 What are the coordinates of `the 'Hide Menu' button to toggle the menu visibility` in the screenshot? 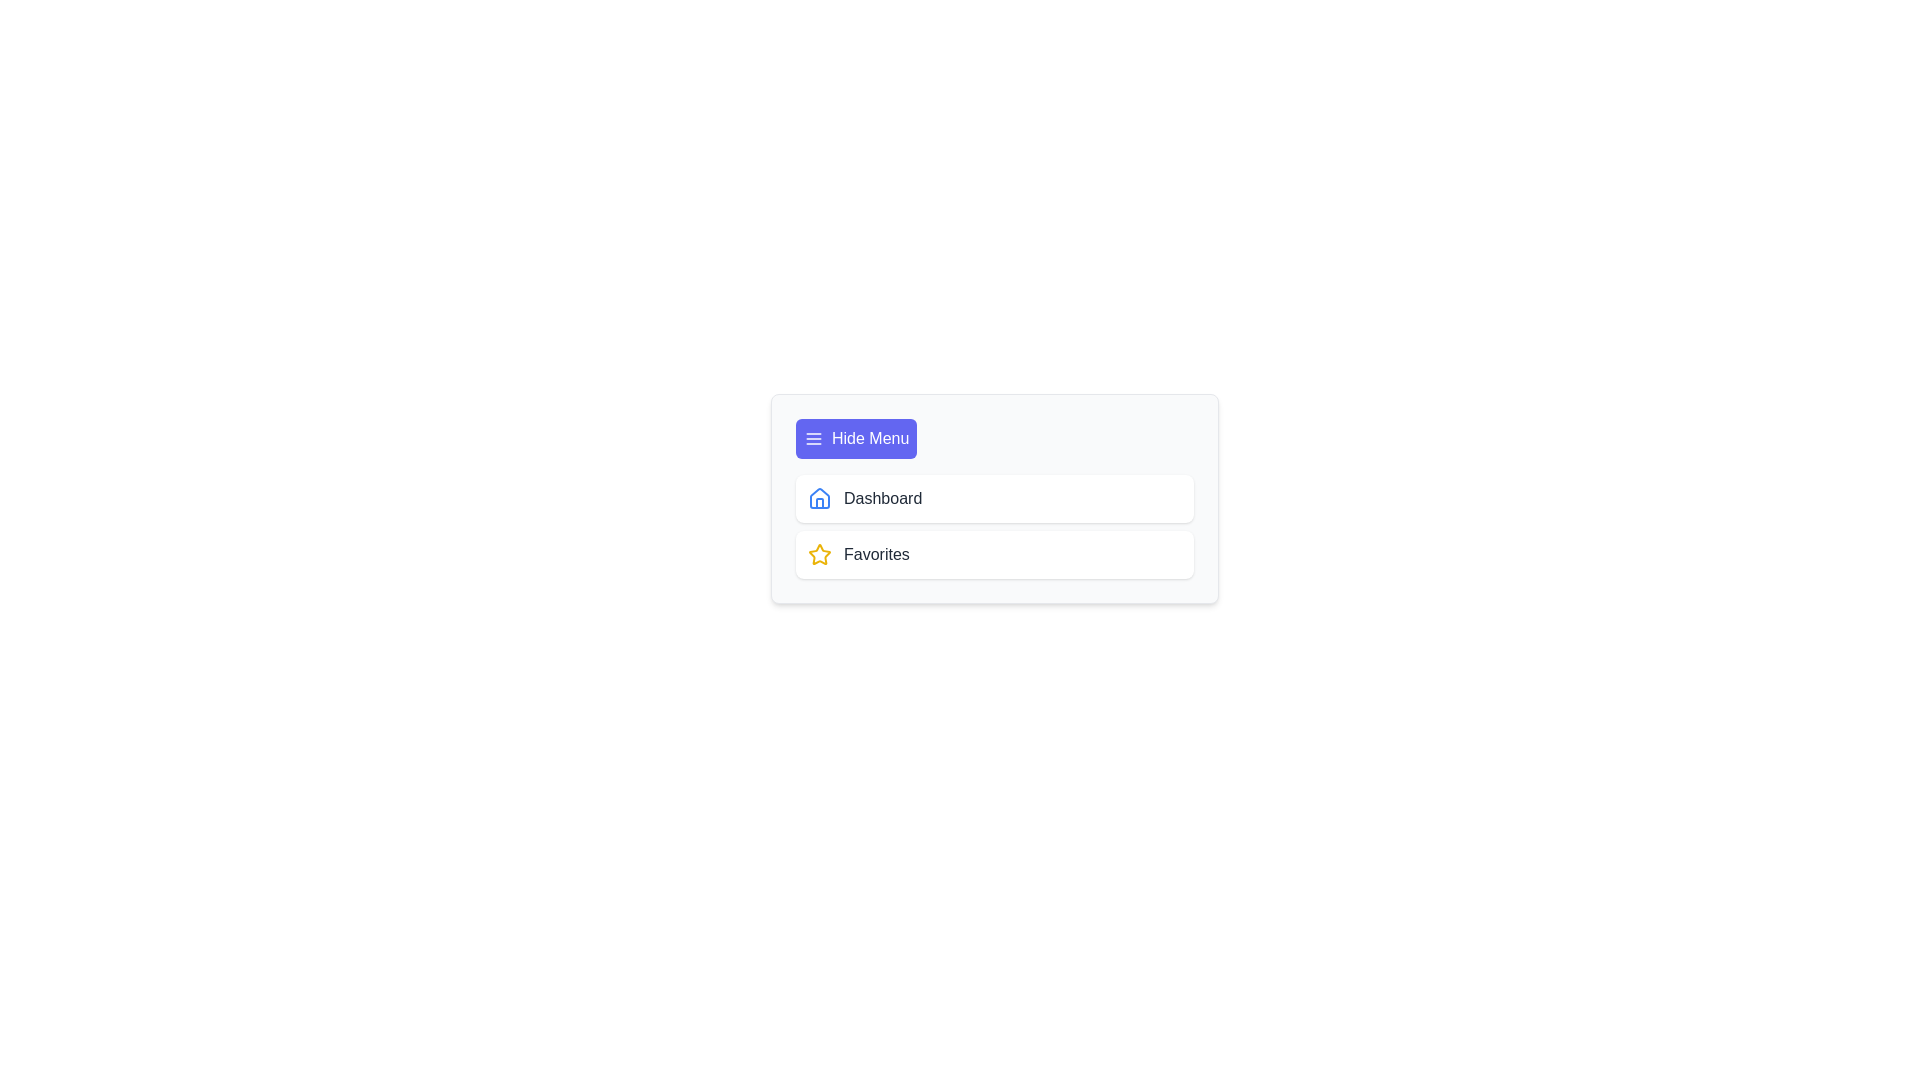 It's located at (855, 438).